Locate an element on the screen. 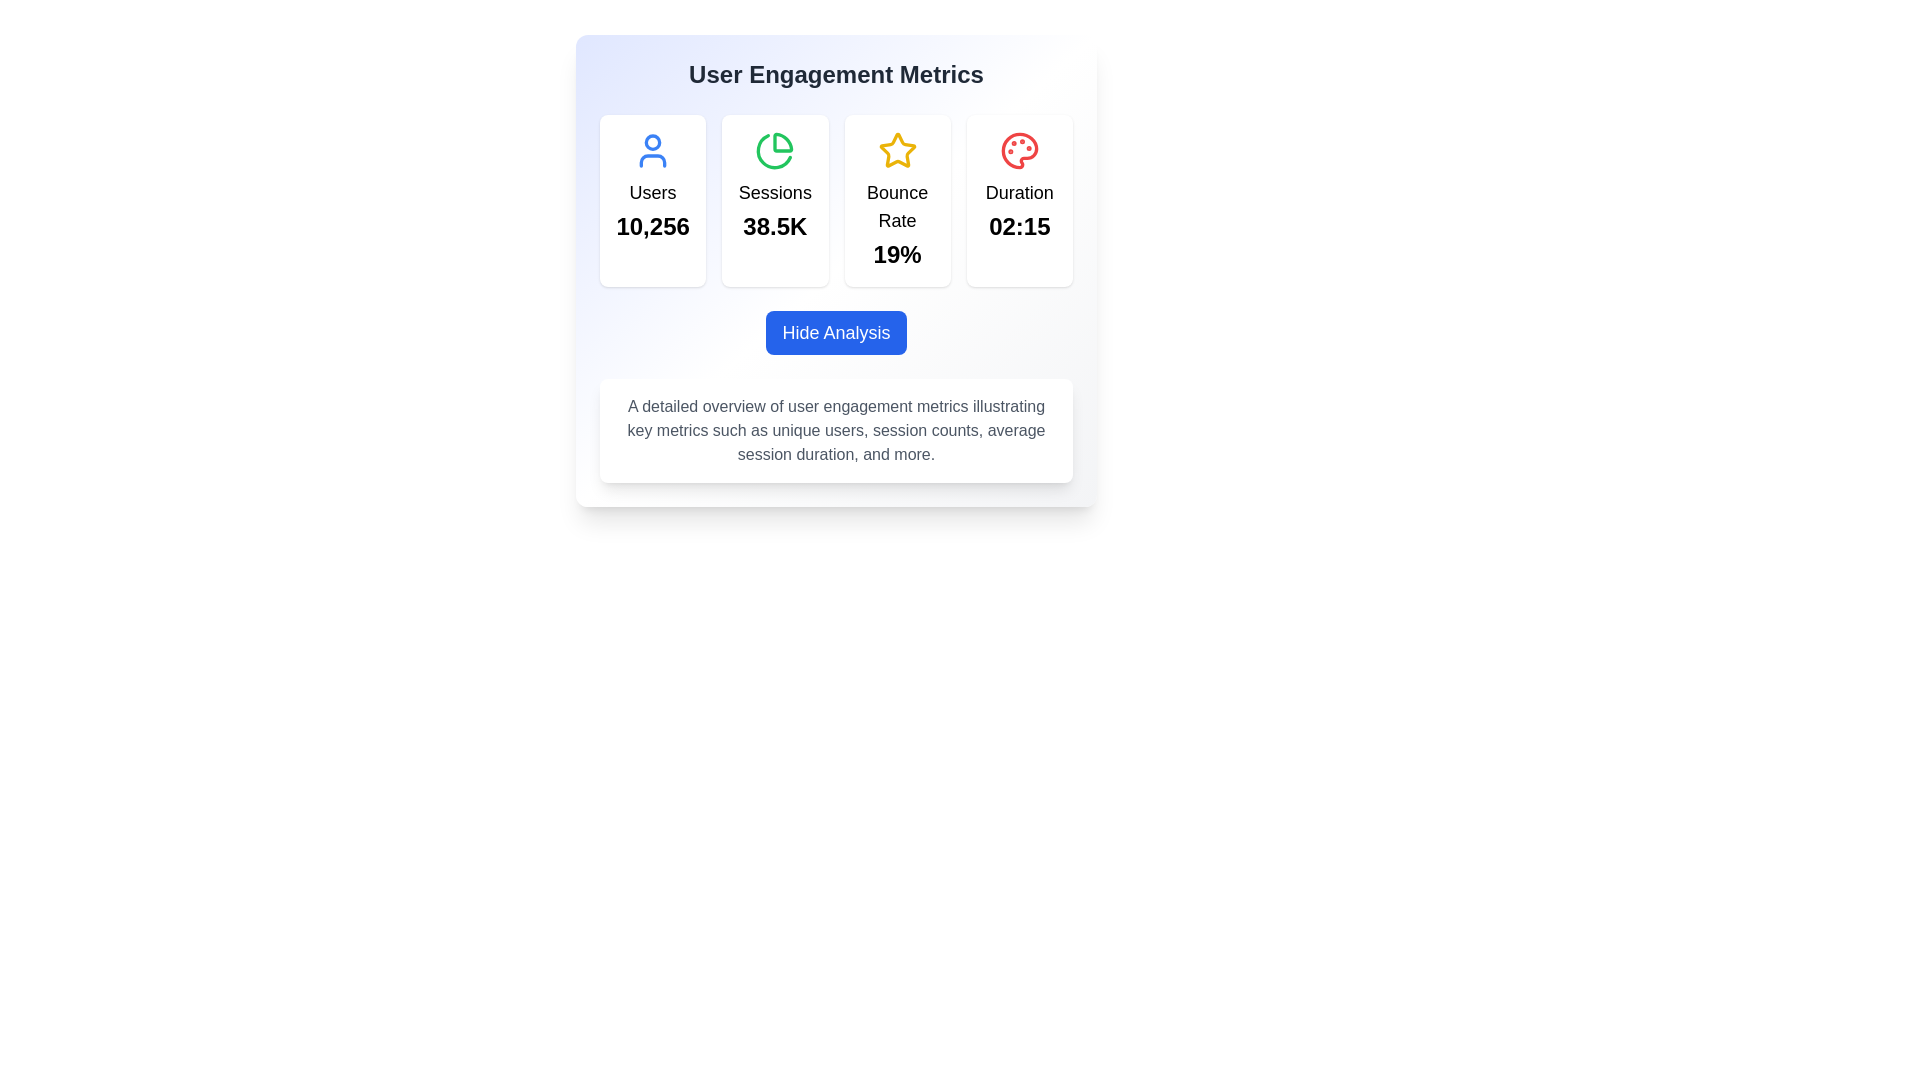 This screenshot has height=1080, width=1920. the toggle visibility button for the analysis section is located at coordinates (836, 331).